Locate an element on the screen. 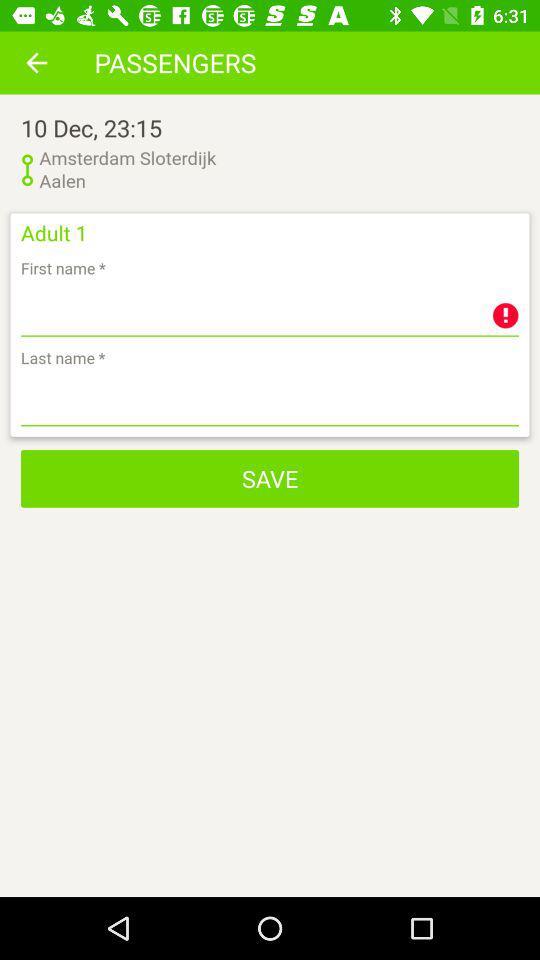 This screenshot has height=960, width=540. first name of passenger adult 1 is located at coordinates (270, 310).